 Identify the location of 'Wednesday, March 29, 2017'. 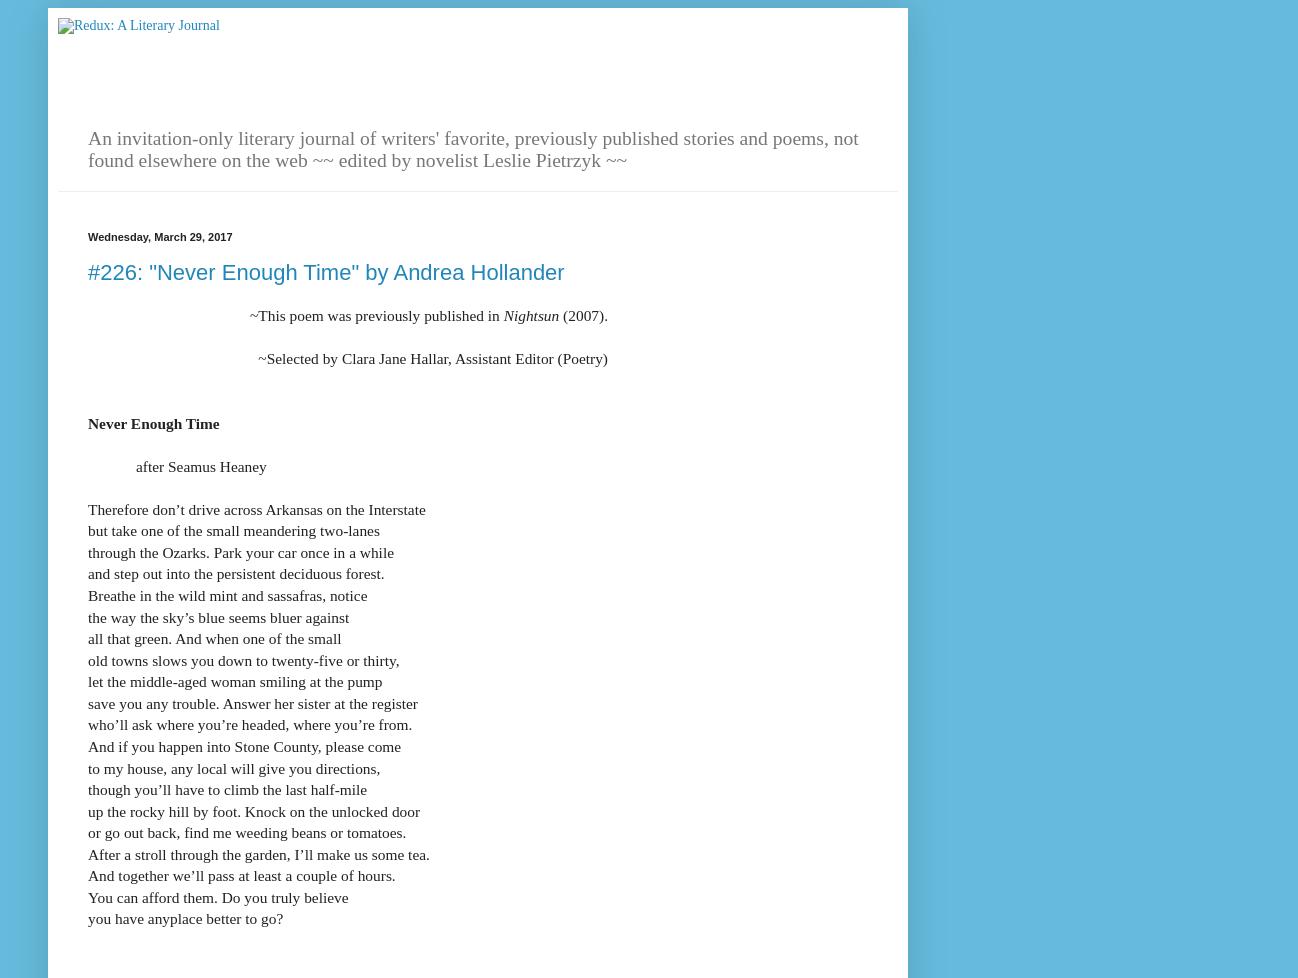
(88, 236).